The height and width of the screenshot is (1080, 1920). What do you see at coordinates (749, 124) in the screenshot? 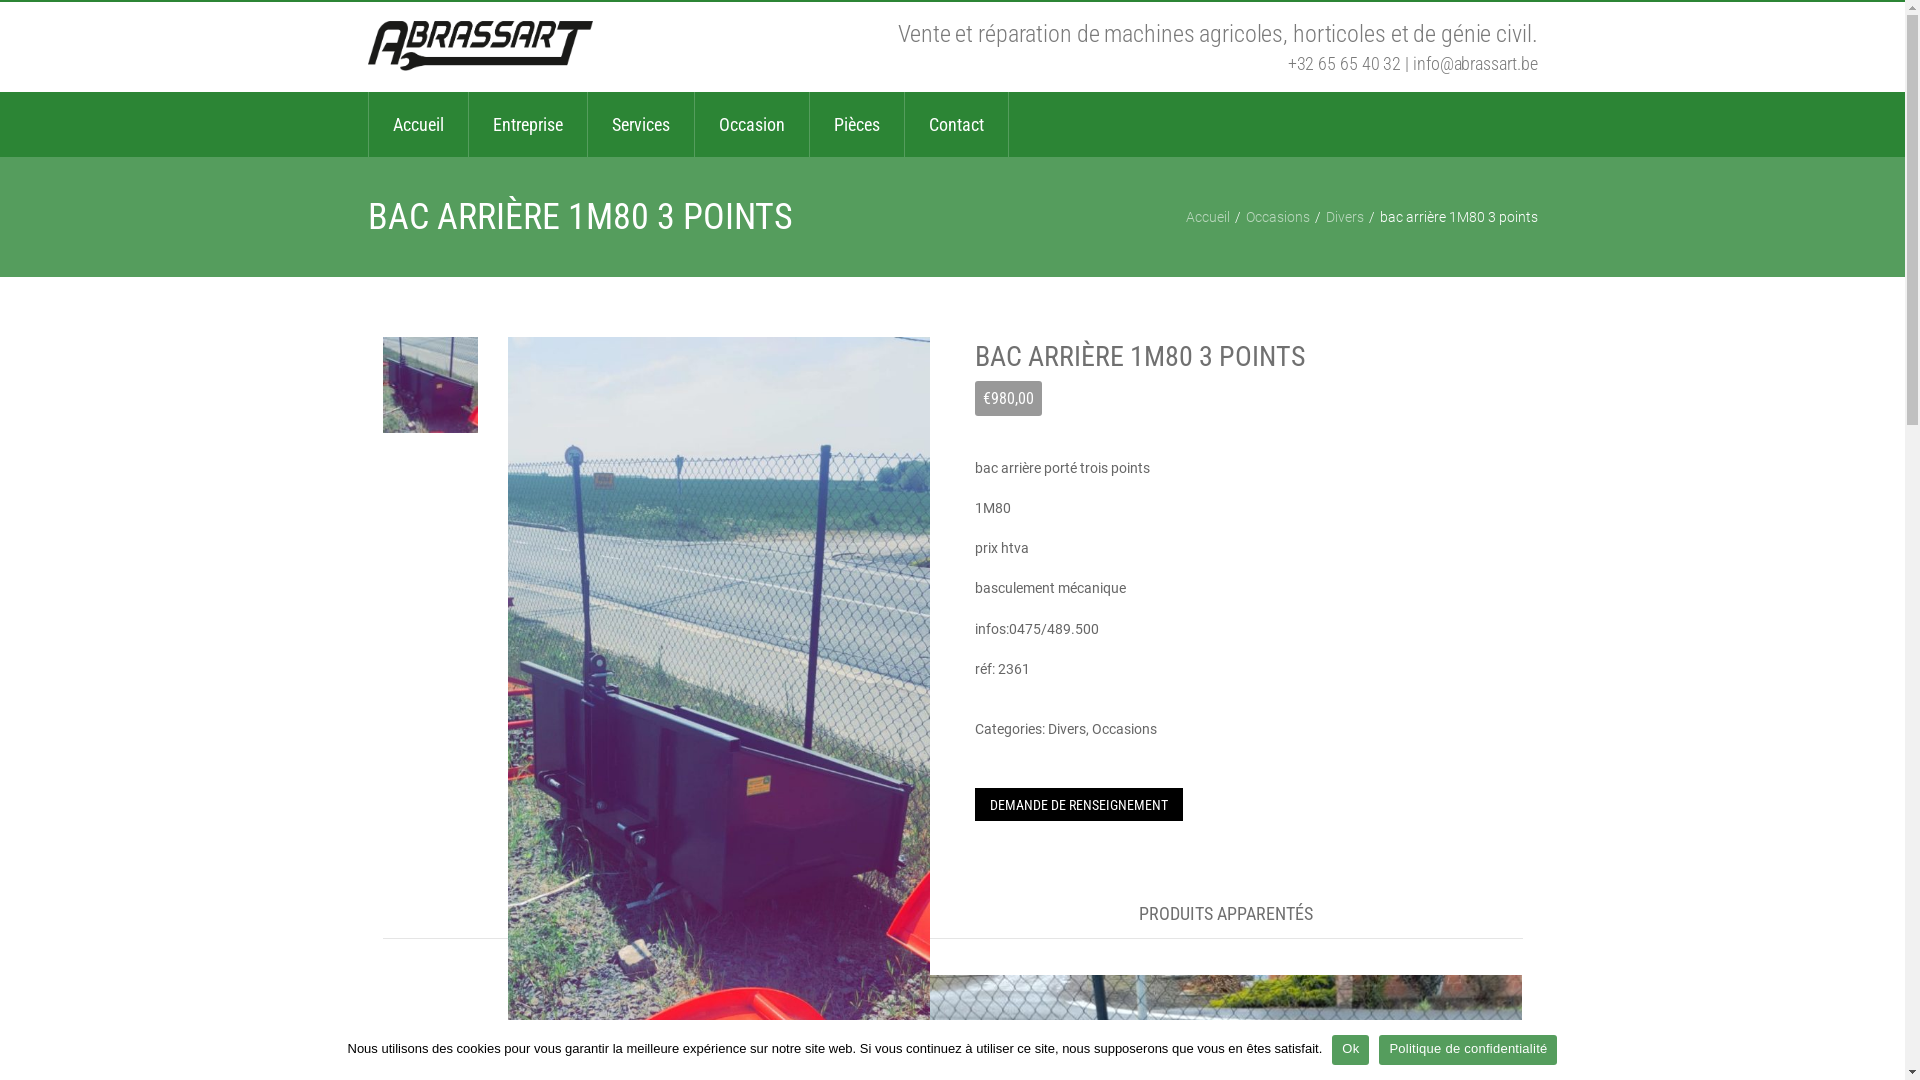
I see `'Occasion'` at bounding box center [749, 124].